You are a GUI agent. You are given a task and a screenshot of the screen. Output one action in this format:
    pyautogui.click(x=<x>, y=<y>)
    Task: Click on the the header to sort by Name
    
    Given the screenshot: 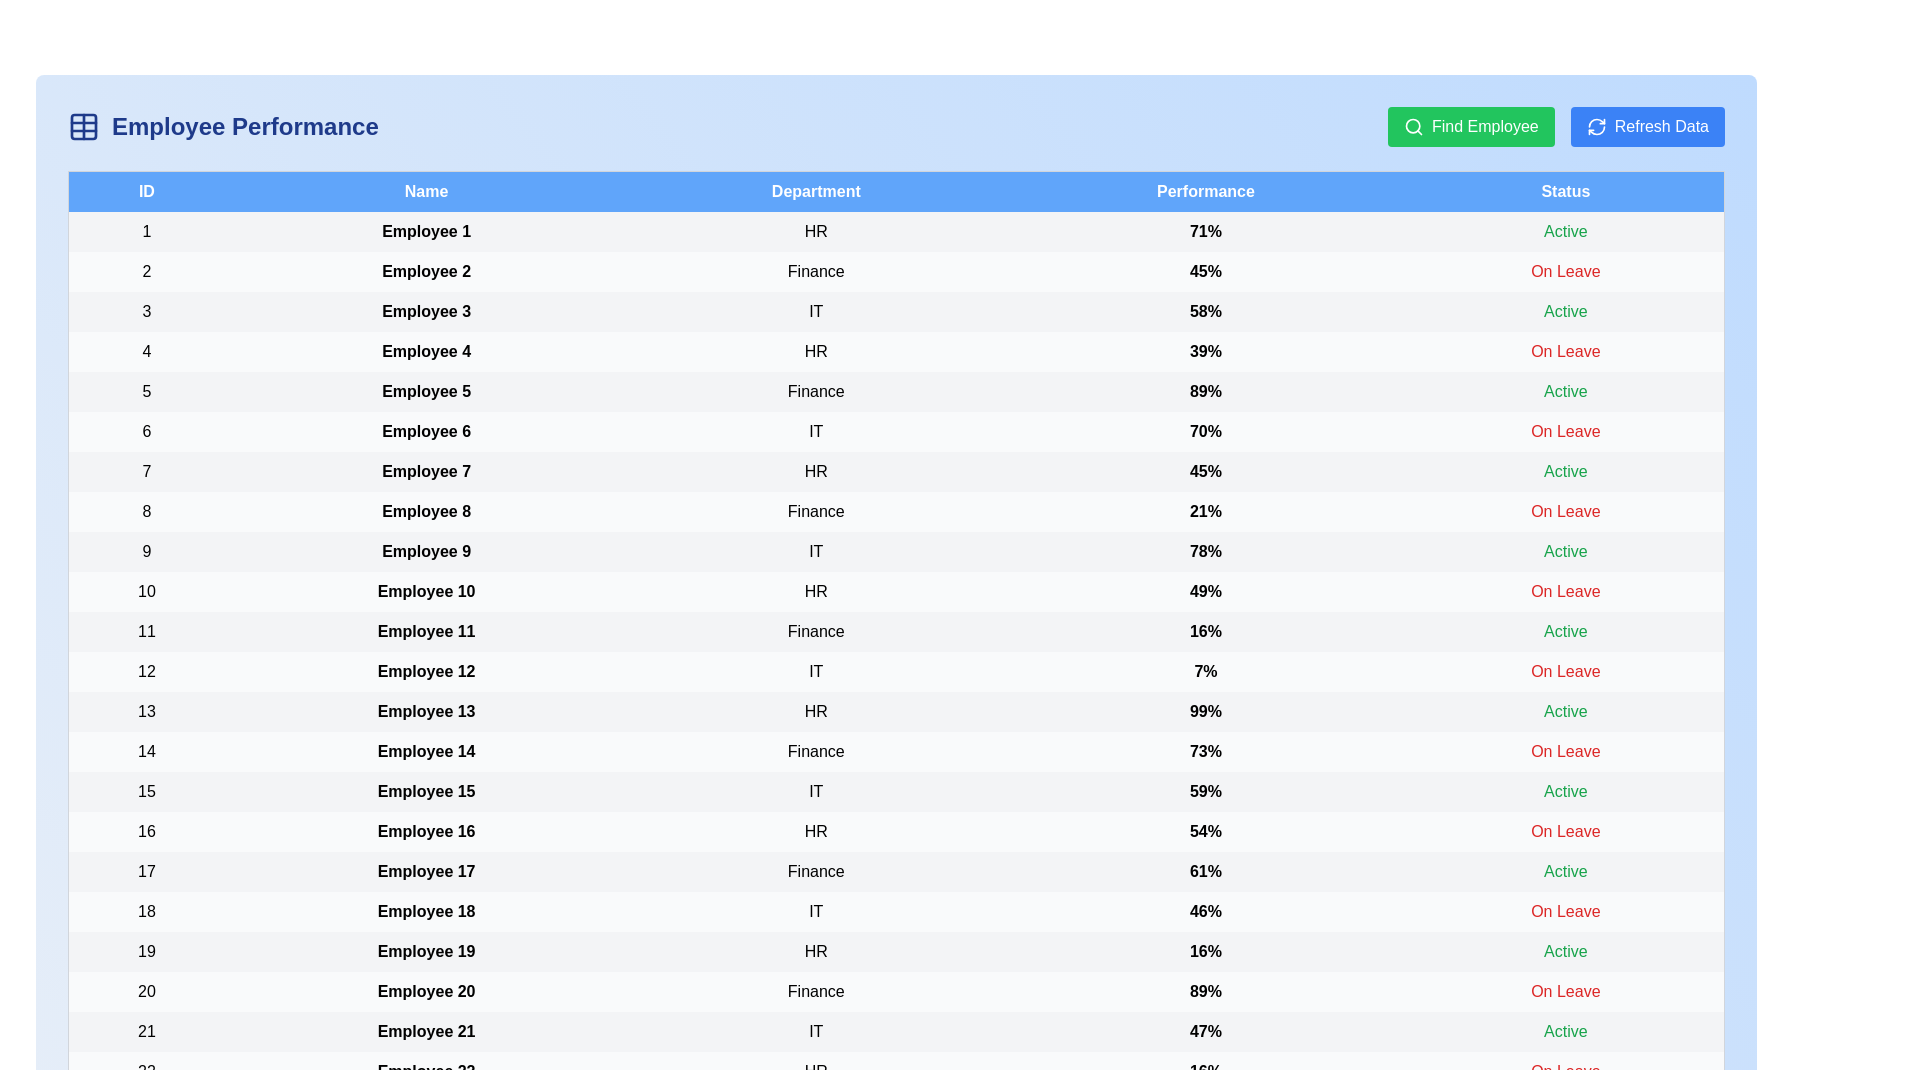 What is the action you would take?
    pyautogui.click(x=425, y=191)
    